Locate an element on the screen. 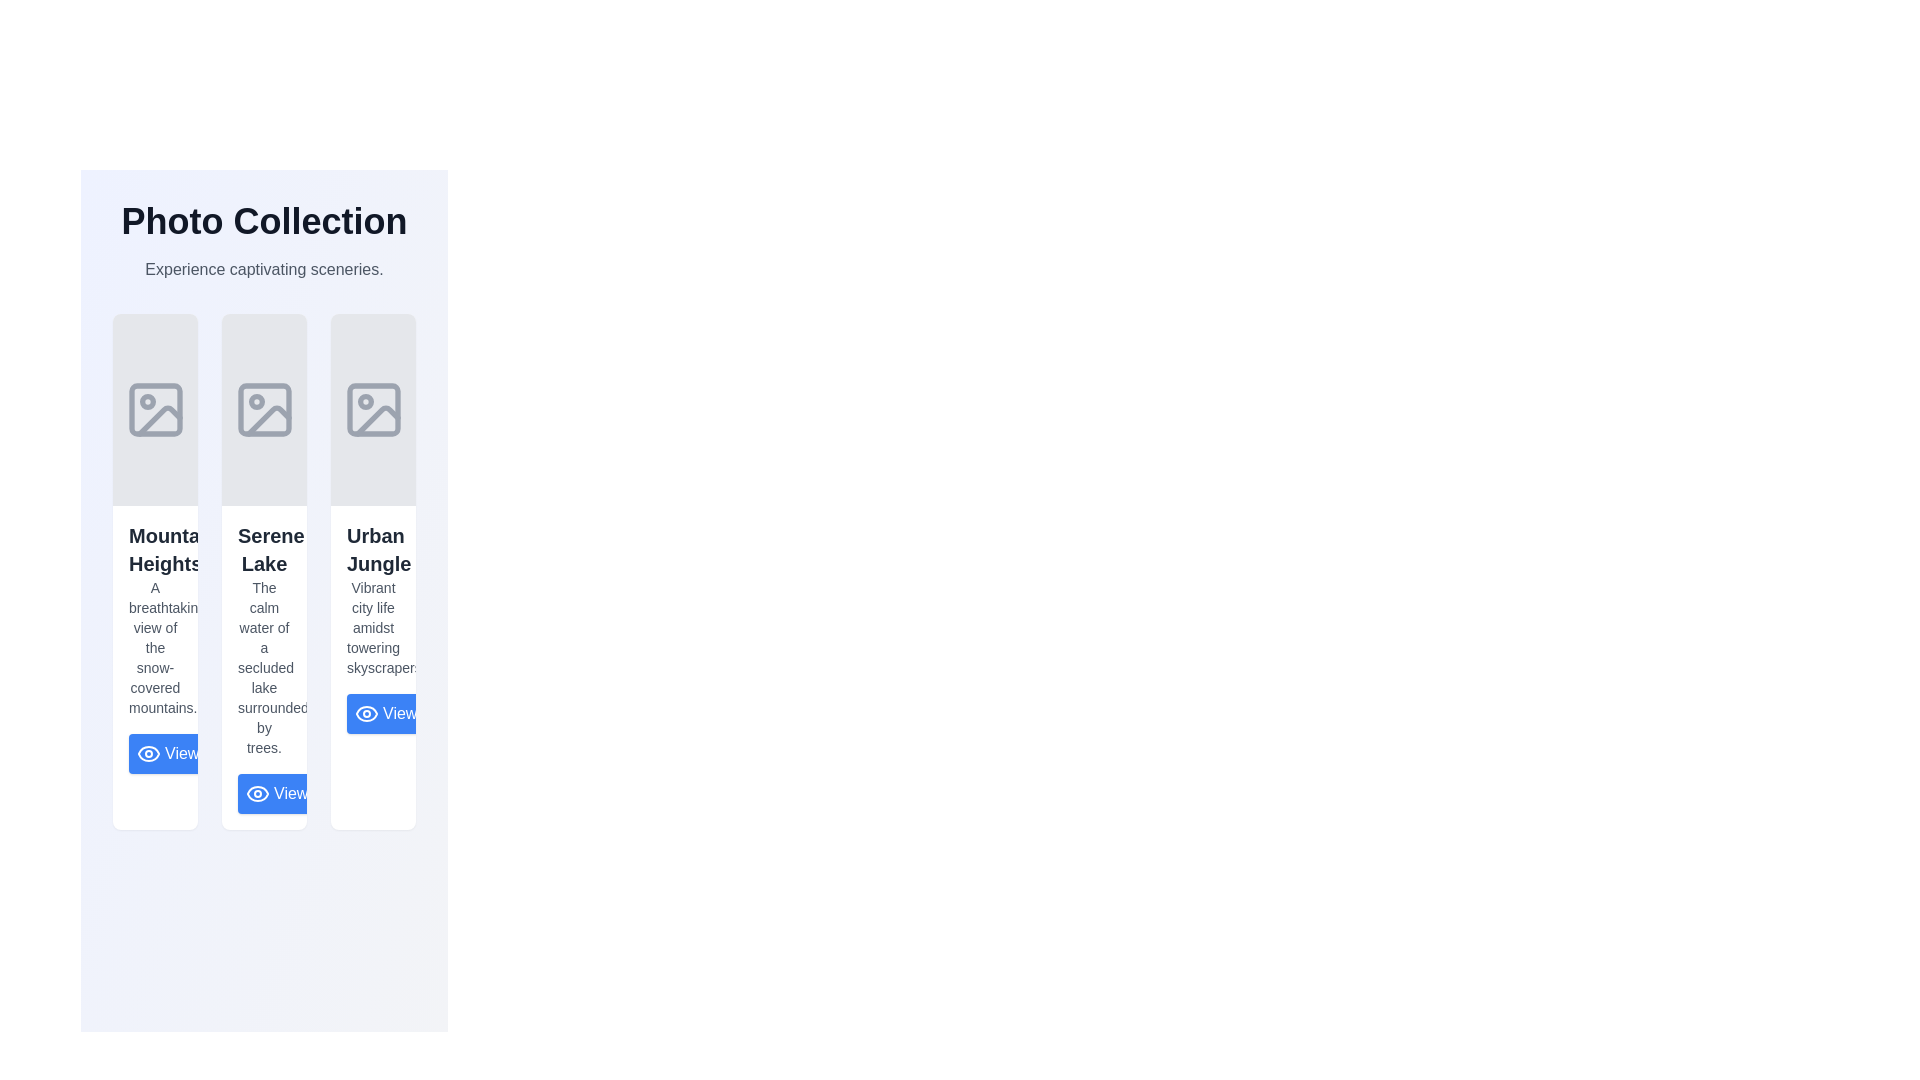 The height and width of the screenshot is (1080, 1920). the 'View' button, a rounded blue button with white text and an eye icon, located in the 'Mountain Heights' section underneath the text 'A breathtaking view of the snow-covered mountains' is located at coordinates (154, 753).